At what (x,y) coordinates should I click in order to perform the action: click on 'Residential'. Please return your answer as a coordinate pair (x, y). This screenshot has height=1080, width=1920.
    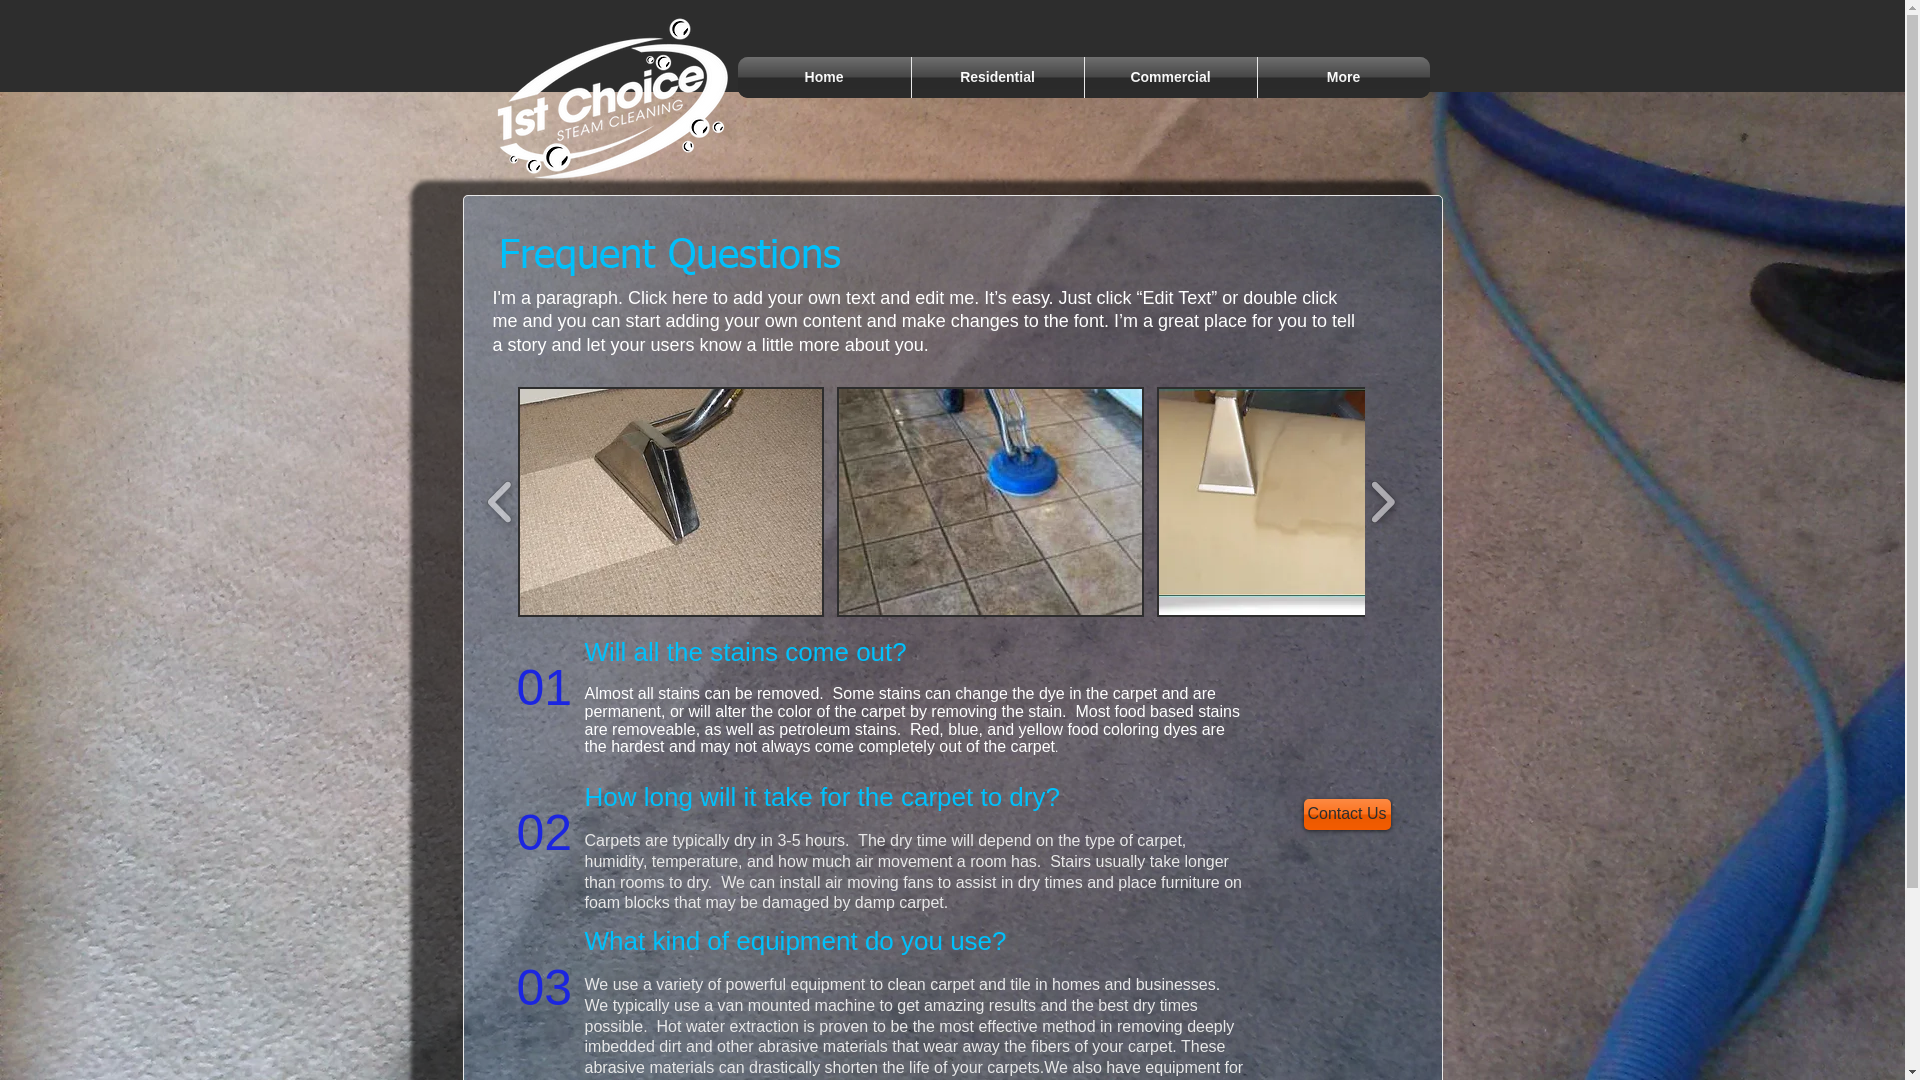
    Looking at the image, I should click on (998, 76).